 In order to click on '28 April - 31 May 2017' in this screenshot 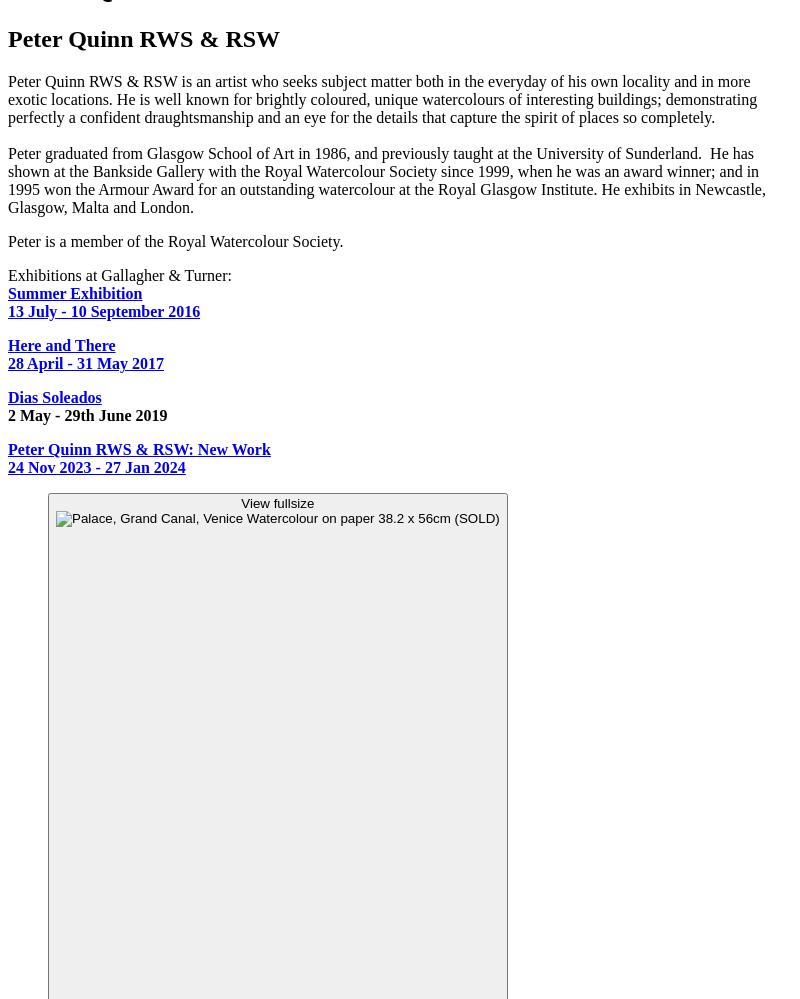, I will do `click(86, 363)`.